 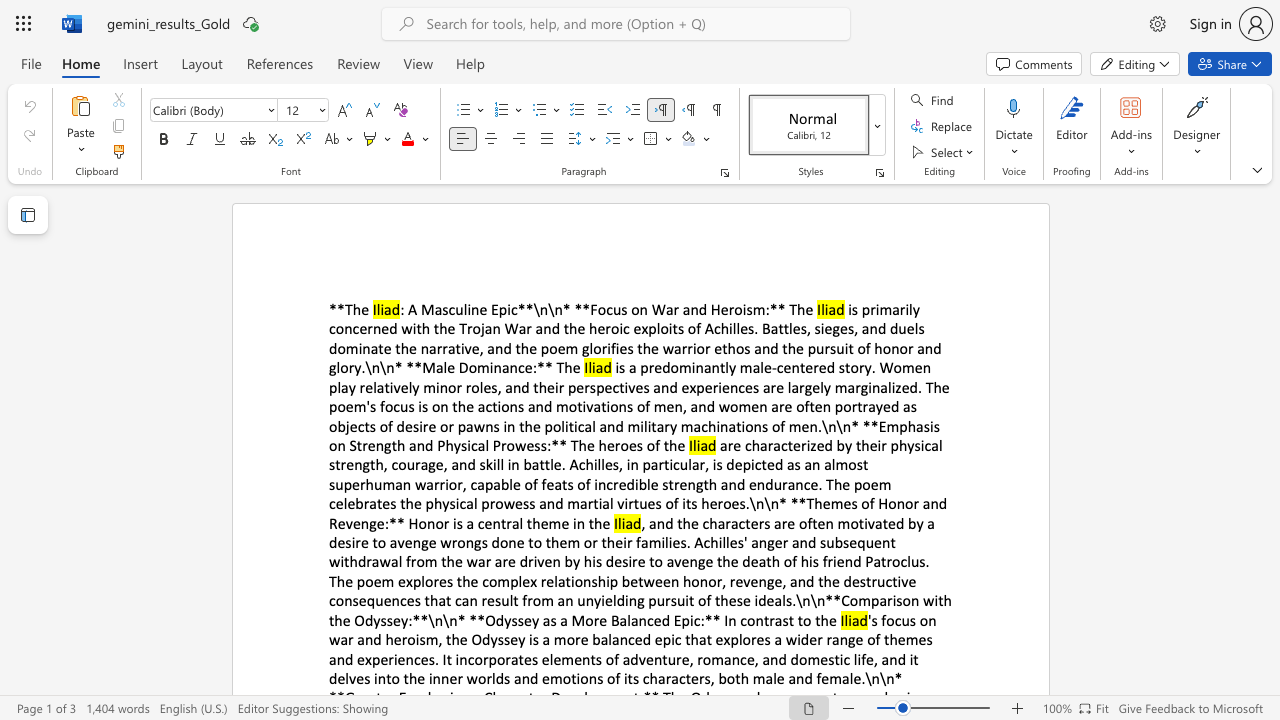 I want to click on the subset text "he" within the text "and Heroism:** The", so click(x=796, y=309).